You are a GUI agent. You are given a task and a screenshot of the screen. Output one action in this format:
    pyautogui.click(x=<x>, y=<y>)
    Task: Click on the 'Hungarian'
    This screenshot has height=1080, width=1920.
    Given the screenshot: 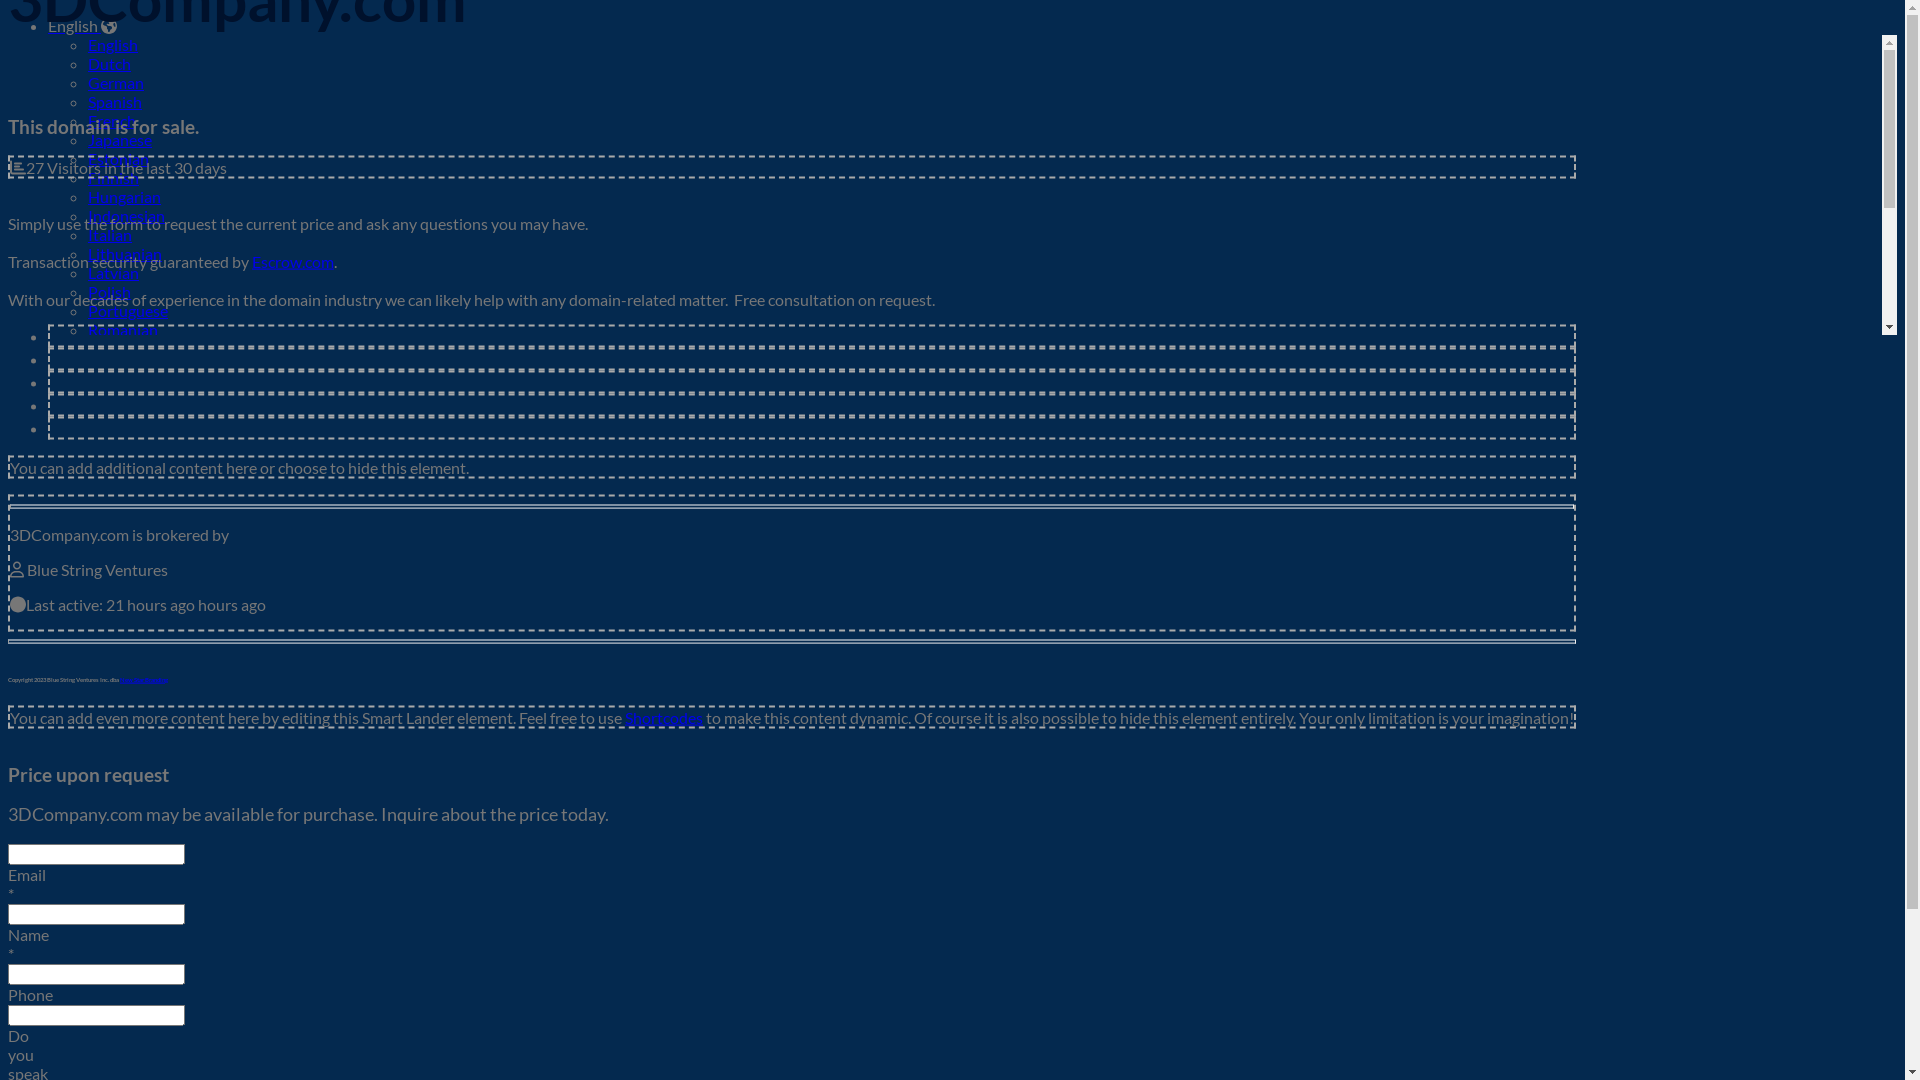 What is the action you would take?
    pyautogui.click(x=123, y=196)
    